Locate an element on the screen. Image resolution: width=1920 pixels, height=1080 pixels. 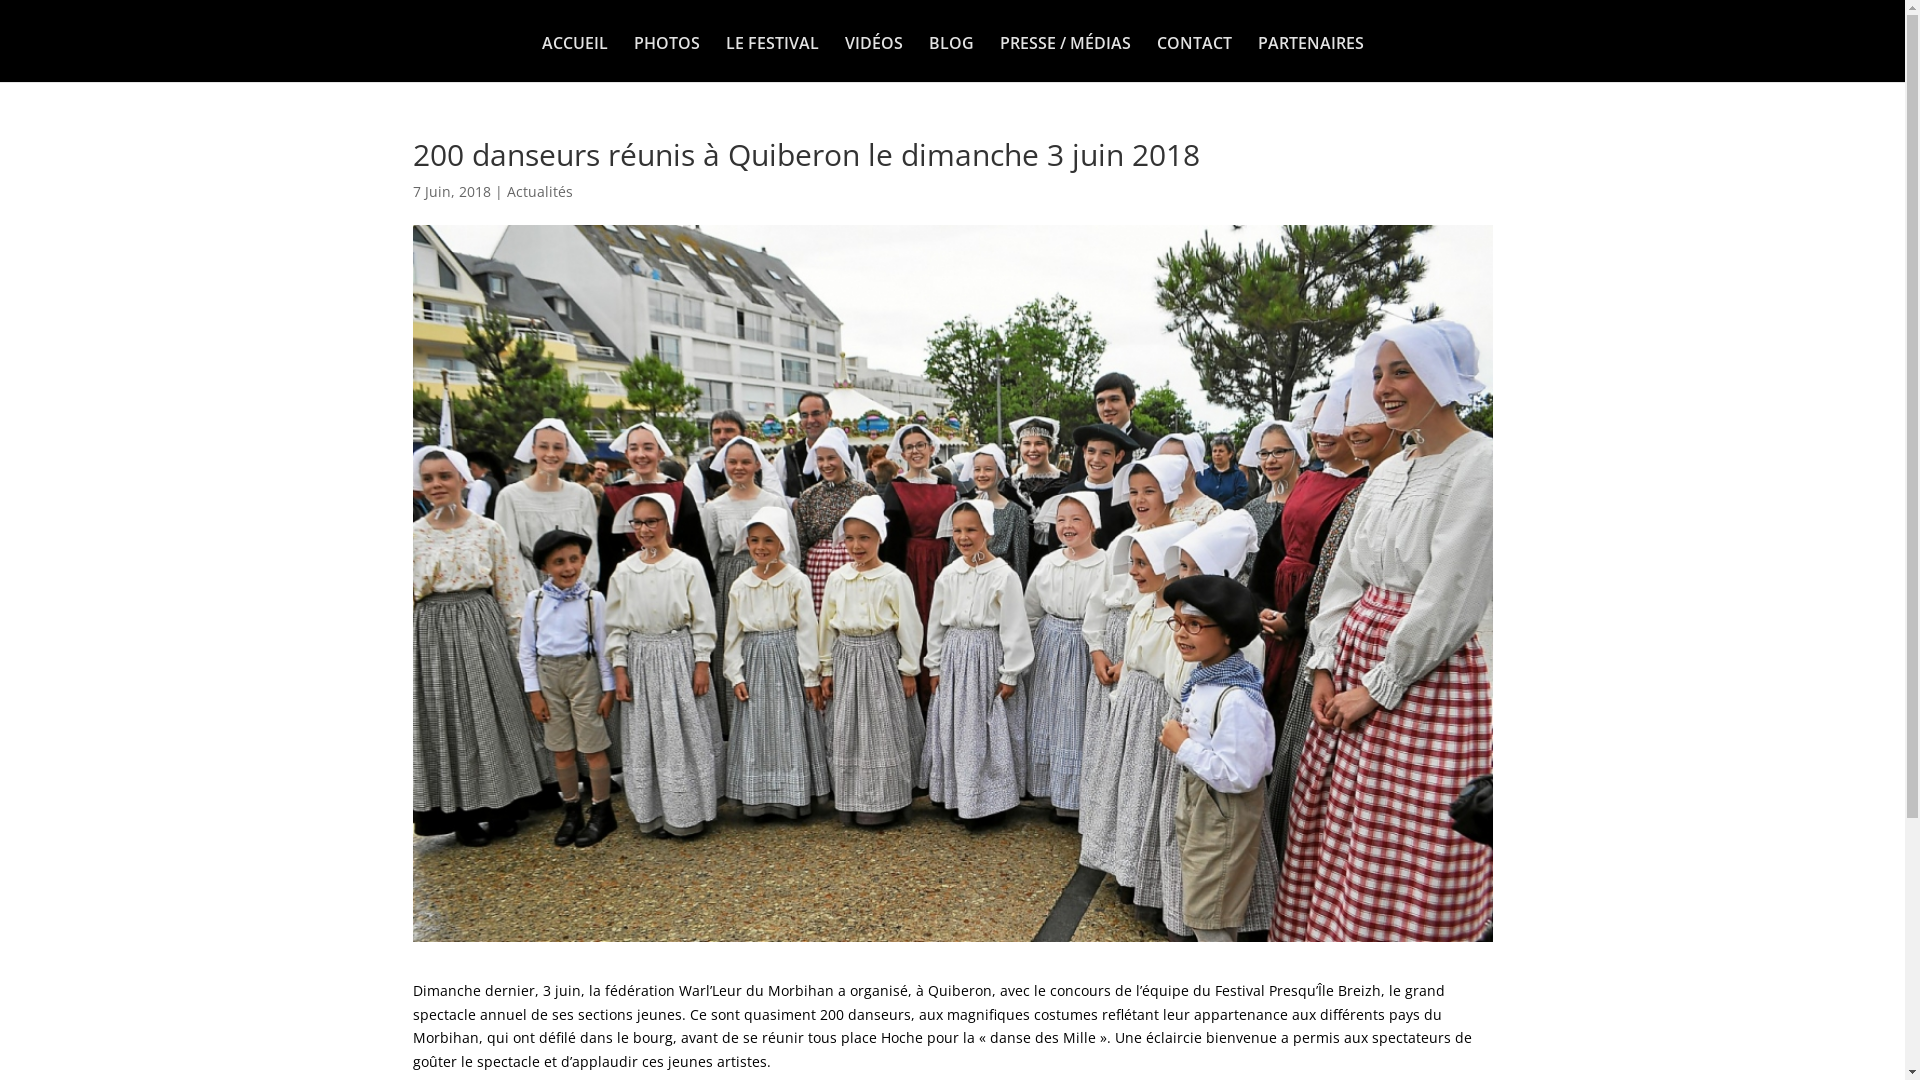
'LE FESTIVAL' is located at coordinates (771, 57).